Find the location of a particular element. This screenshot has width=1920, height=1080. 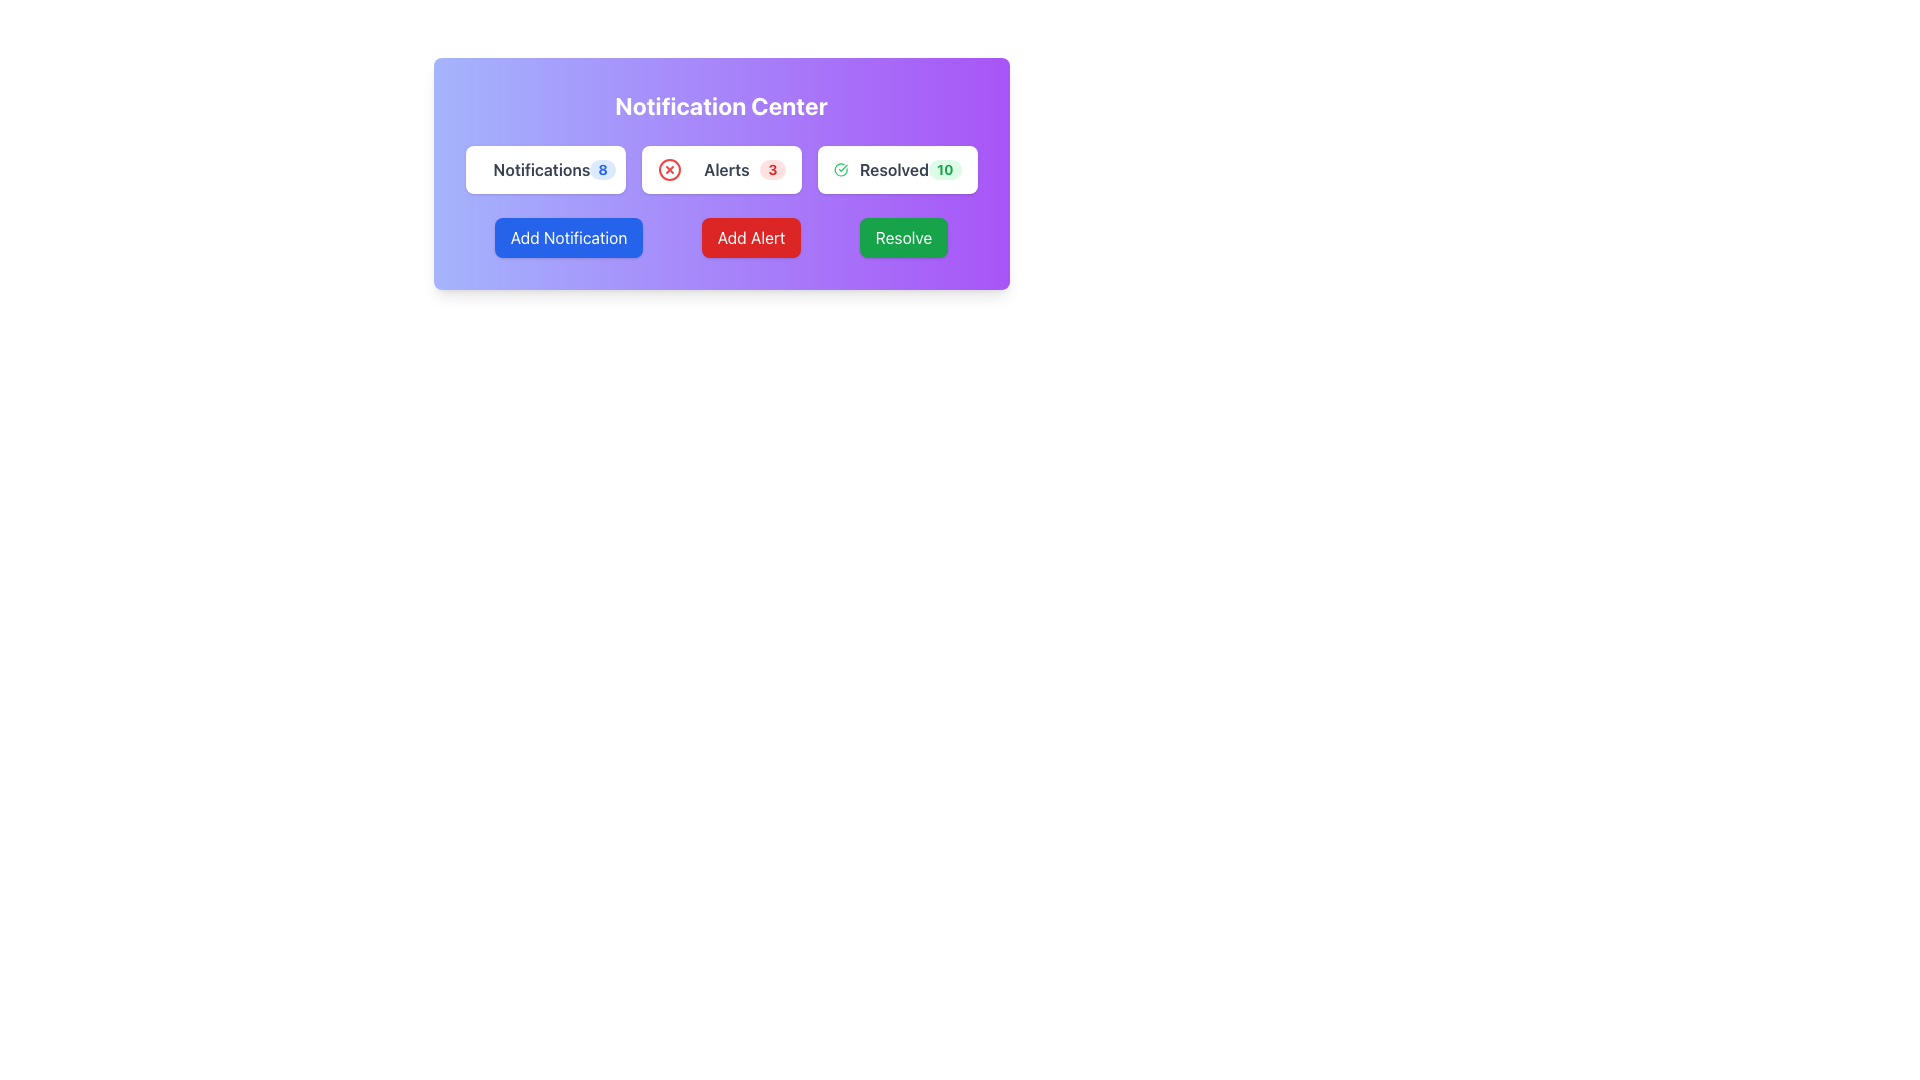

the third button-like info card that displays the count of resolved items, which is '10', located at the top-right corner of the group of notifications is located at coordinates (896, 168).